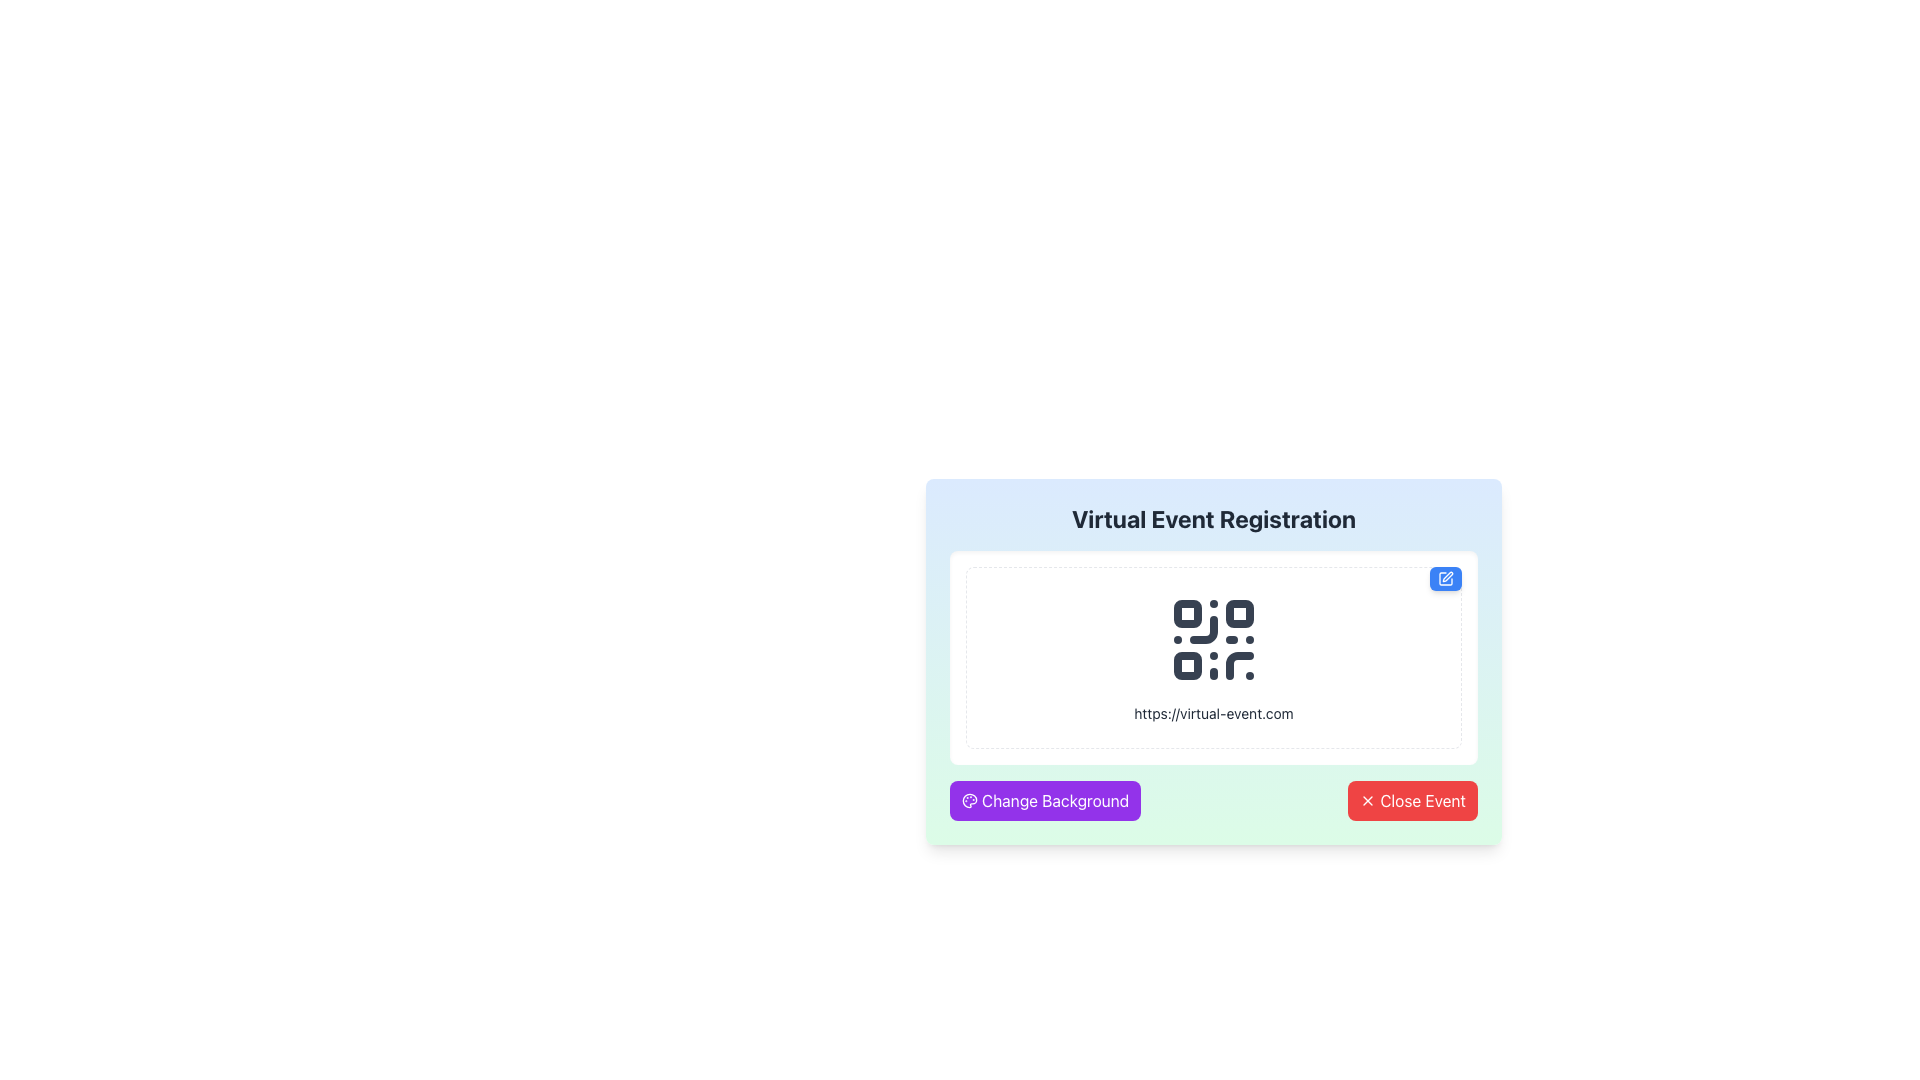  I want to click on the 'Change Background' button with a purple background and white rounded corners to change the background, so click(1044, 800).